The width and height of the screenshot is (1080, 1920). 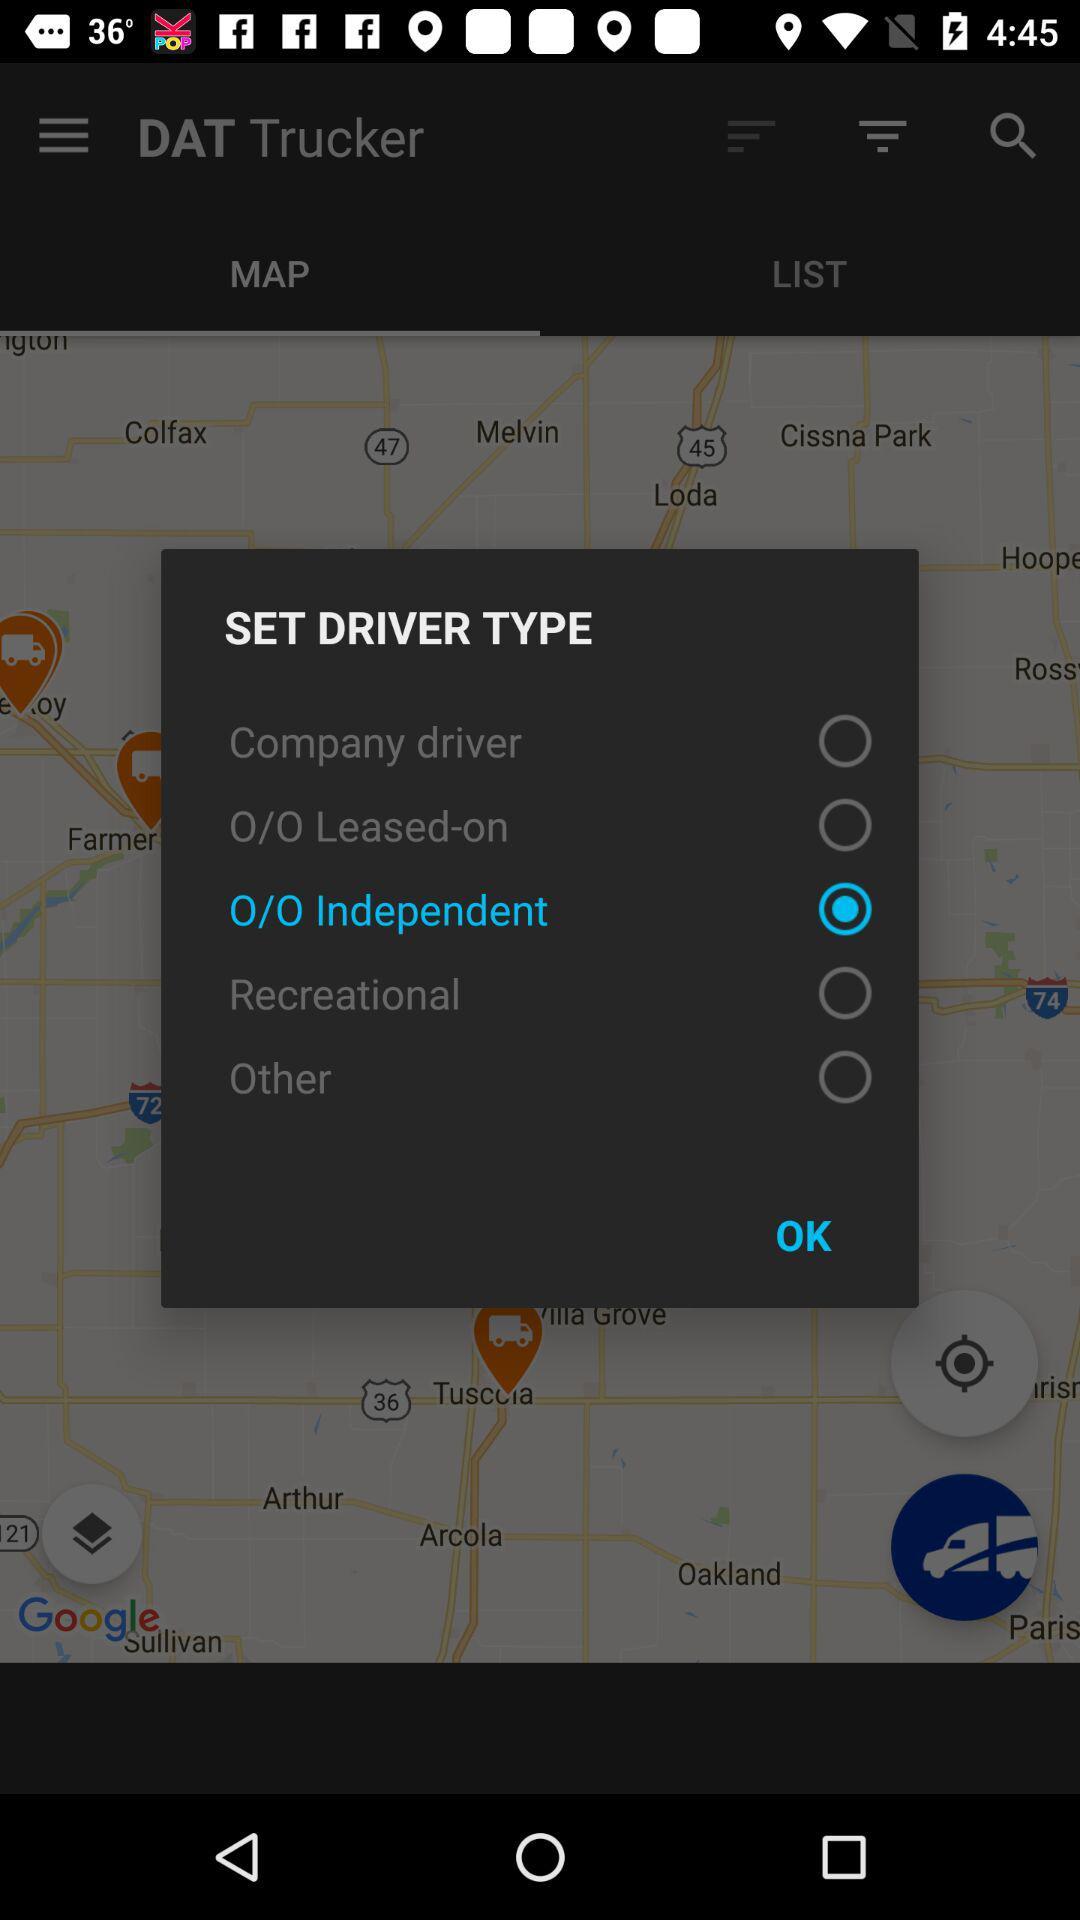 What do you see at coordinates (540, 1075) in the screenshot?
I see `icon above ok item` at bounding box center [540, 1075].